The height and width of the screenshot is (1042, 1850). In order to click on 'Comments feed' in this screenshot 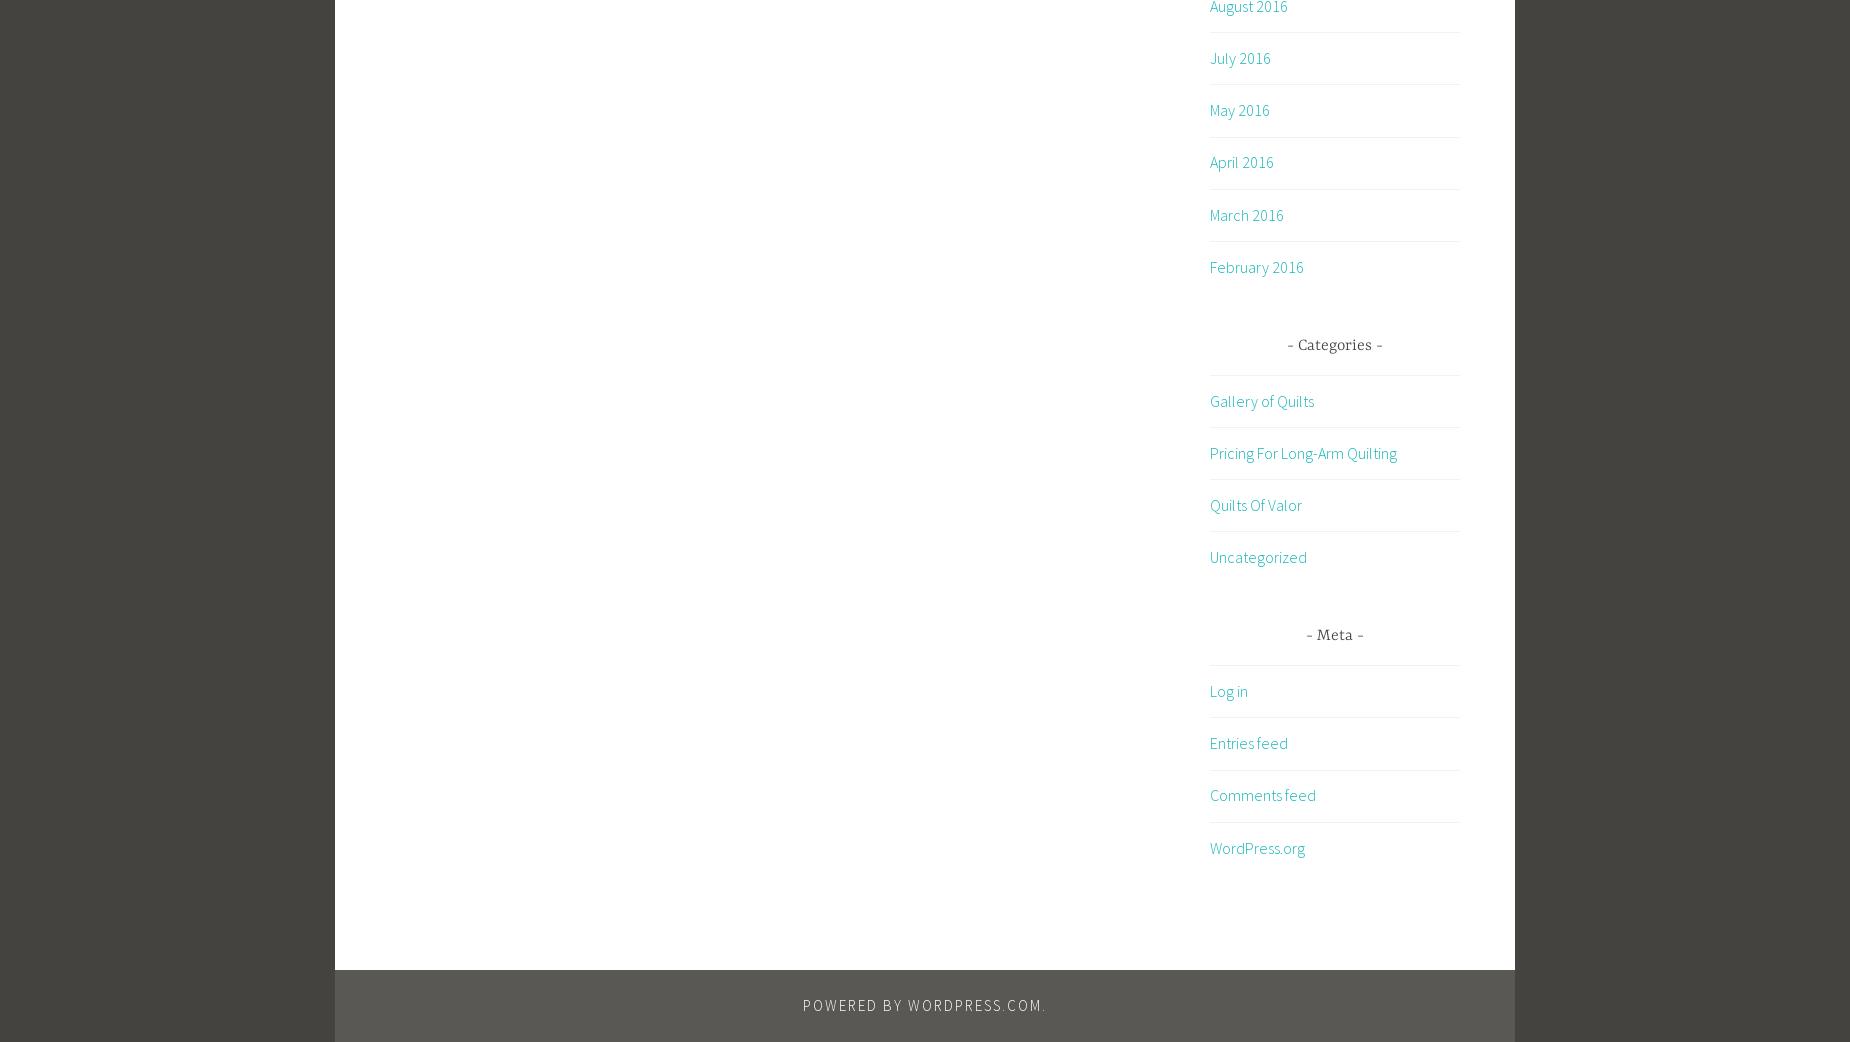, I will do `click(1261, 795)`.